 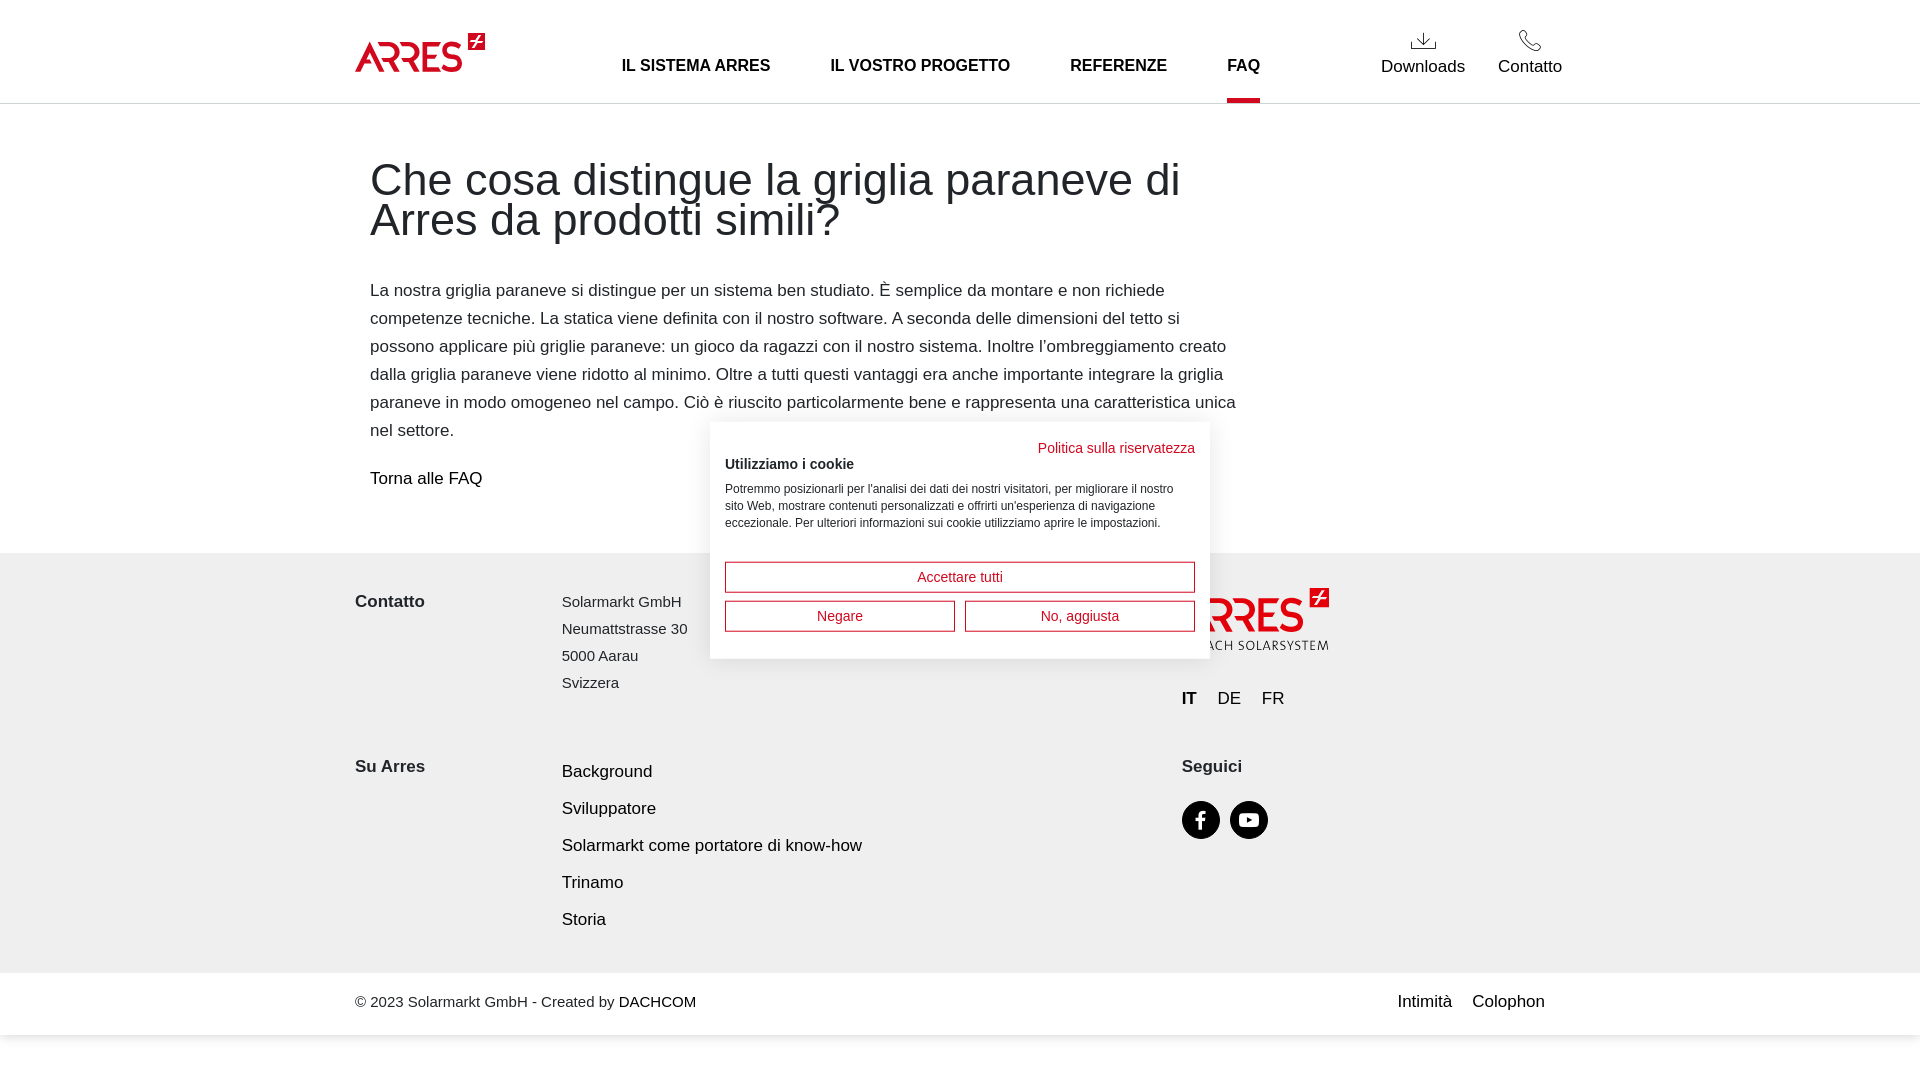 What do you see at coordinates (560, 807) in the screenshot?
I see `'Sviluppatore'` at bounding box center [560, 807].